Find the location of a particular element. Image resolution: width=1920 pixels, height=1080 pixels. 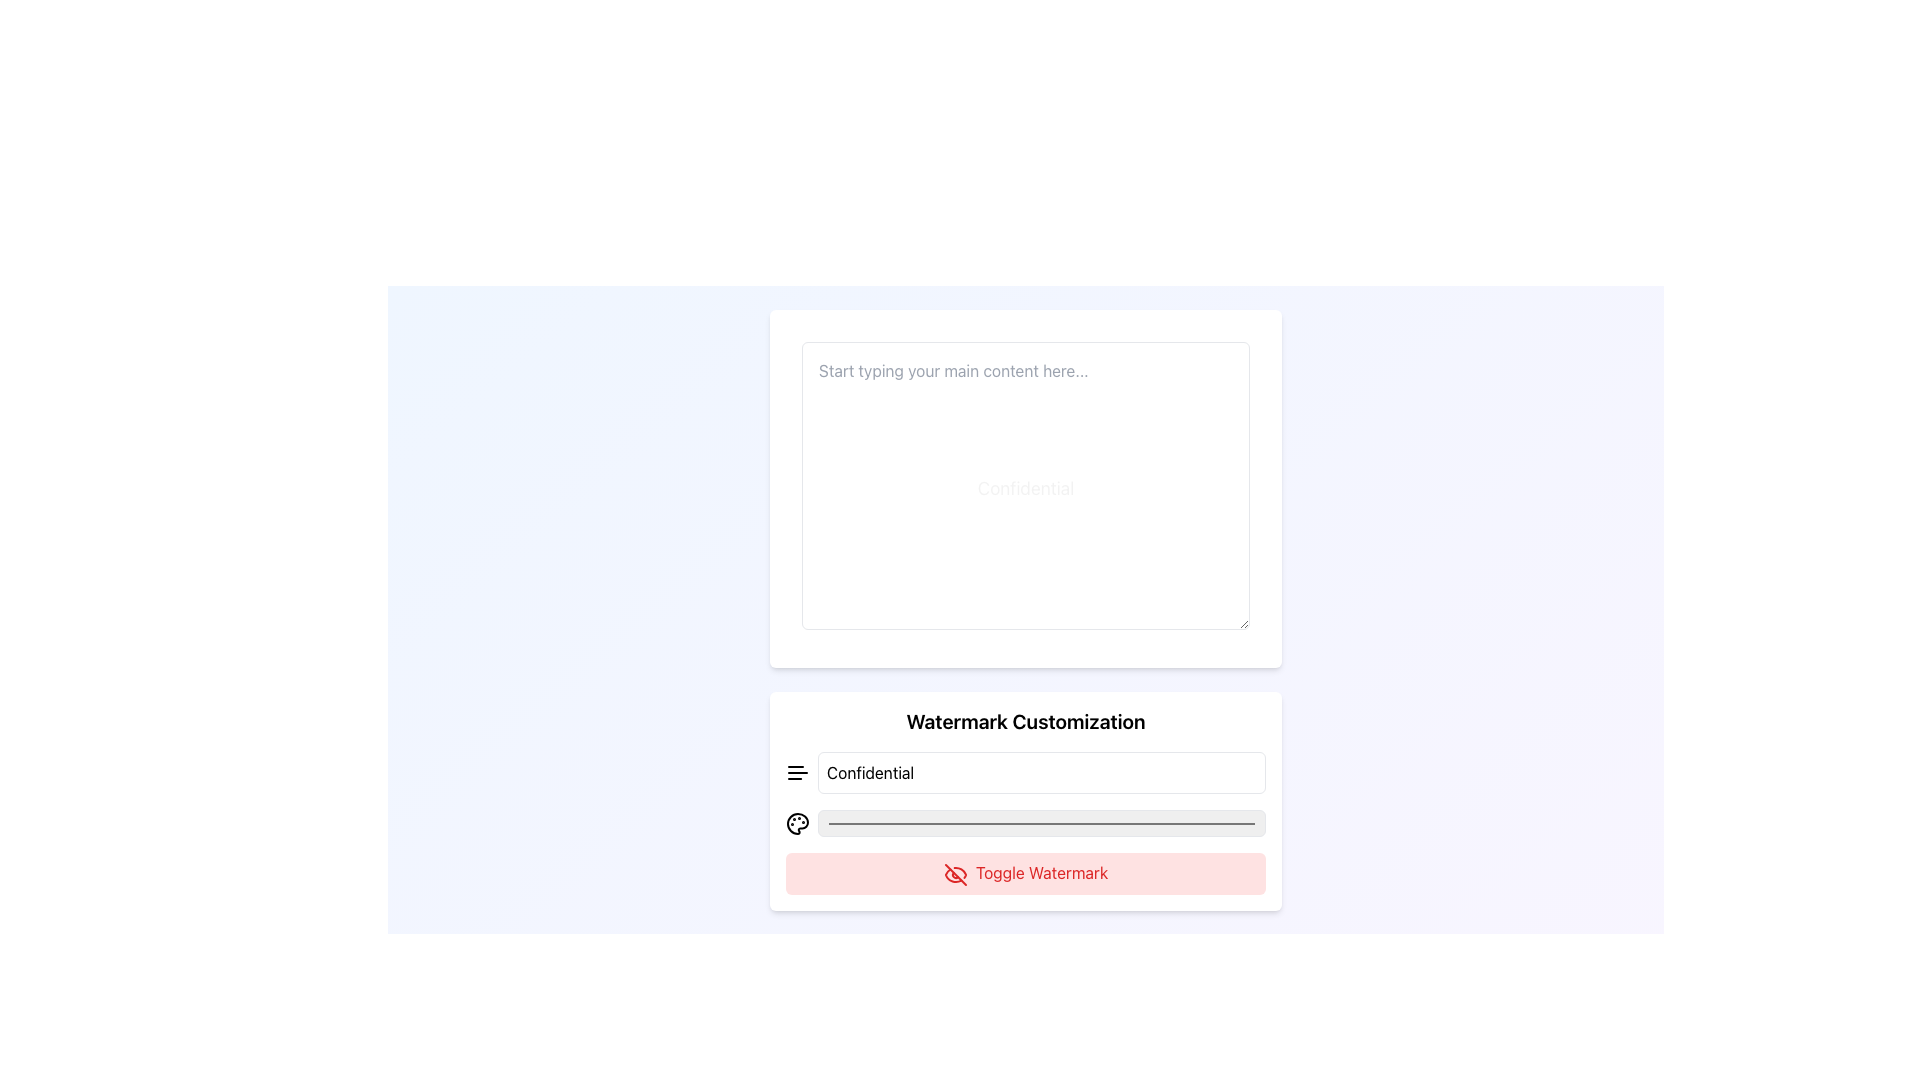

the Color Picker Input in the Watermark Customization panel is located at coordinates (1040, 822).